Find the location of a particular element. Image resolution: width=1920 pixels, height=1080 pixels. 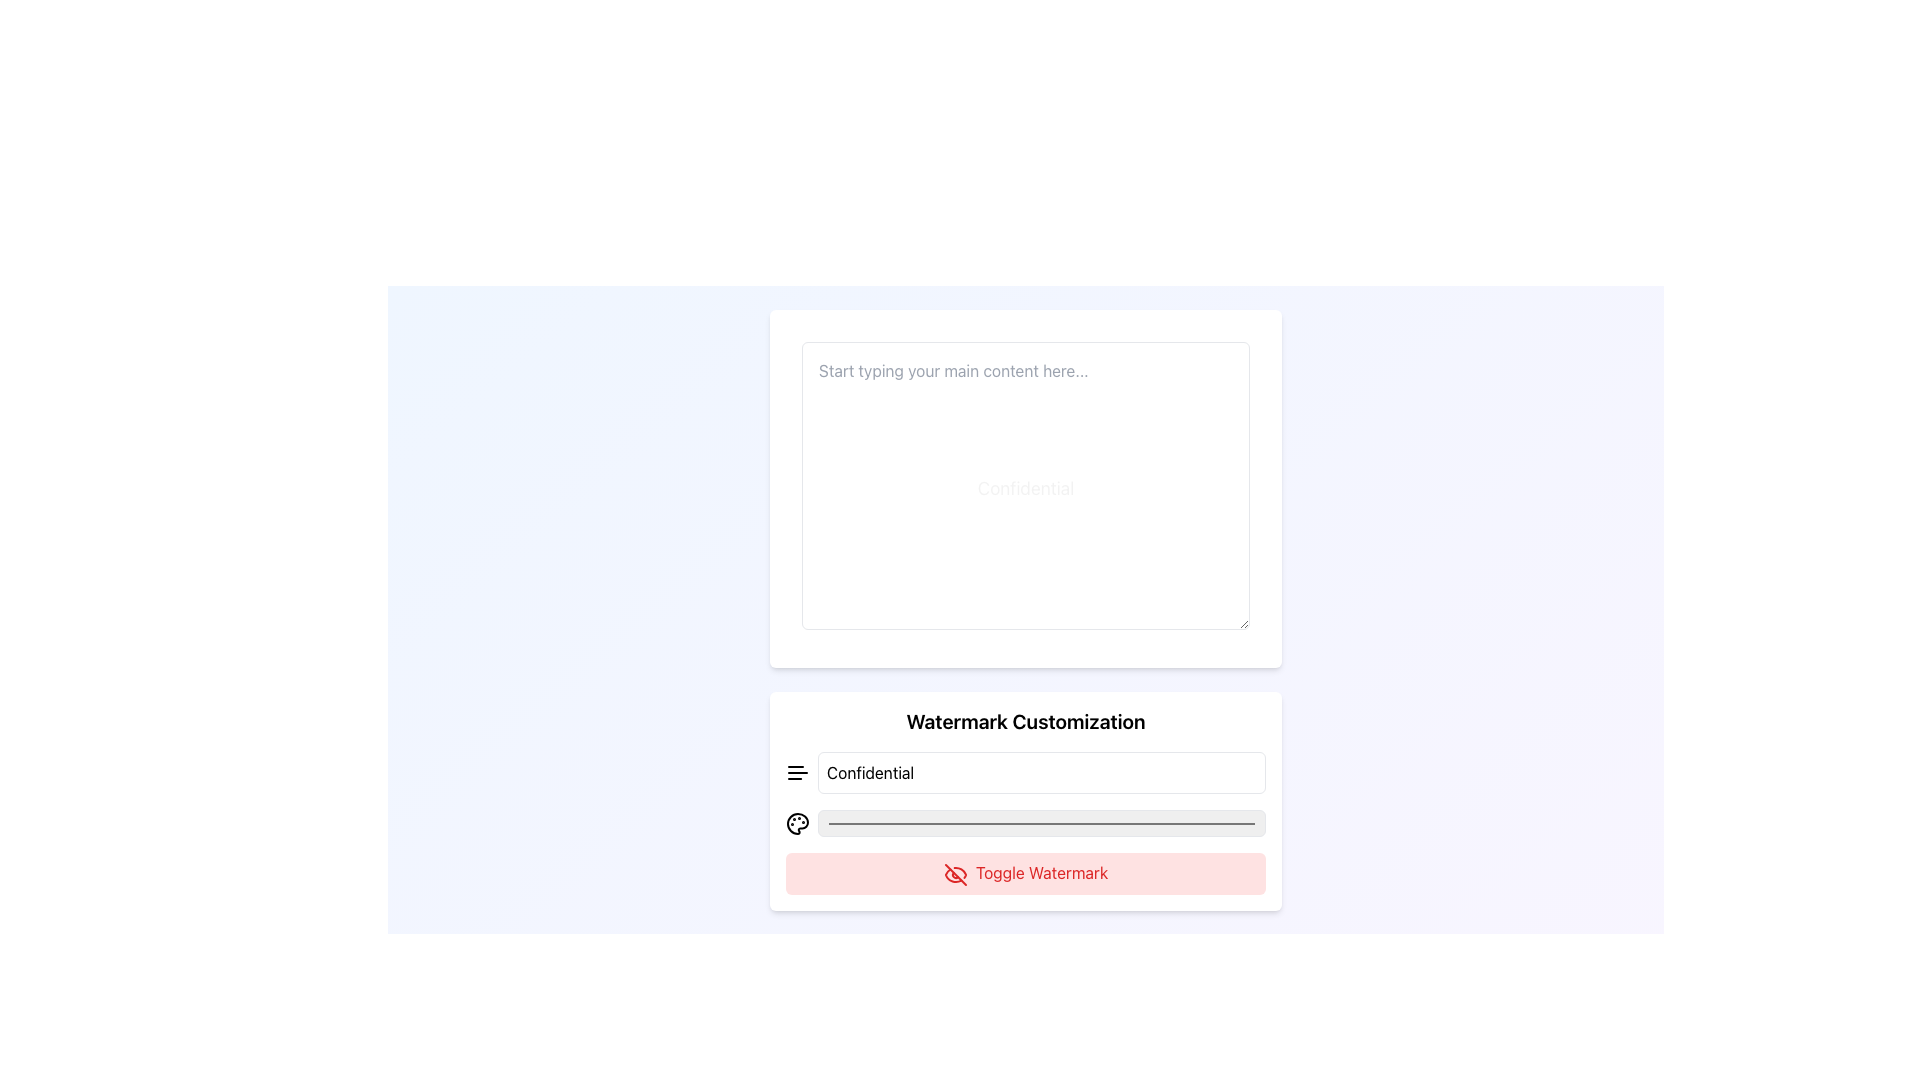

the Color Picker Input in the Watermark Customization panel is located at coordinates (1040, 822).